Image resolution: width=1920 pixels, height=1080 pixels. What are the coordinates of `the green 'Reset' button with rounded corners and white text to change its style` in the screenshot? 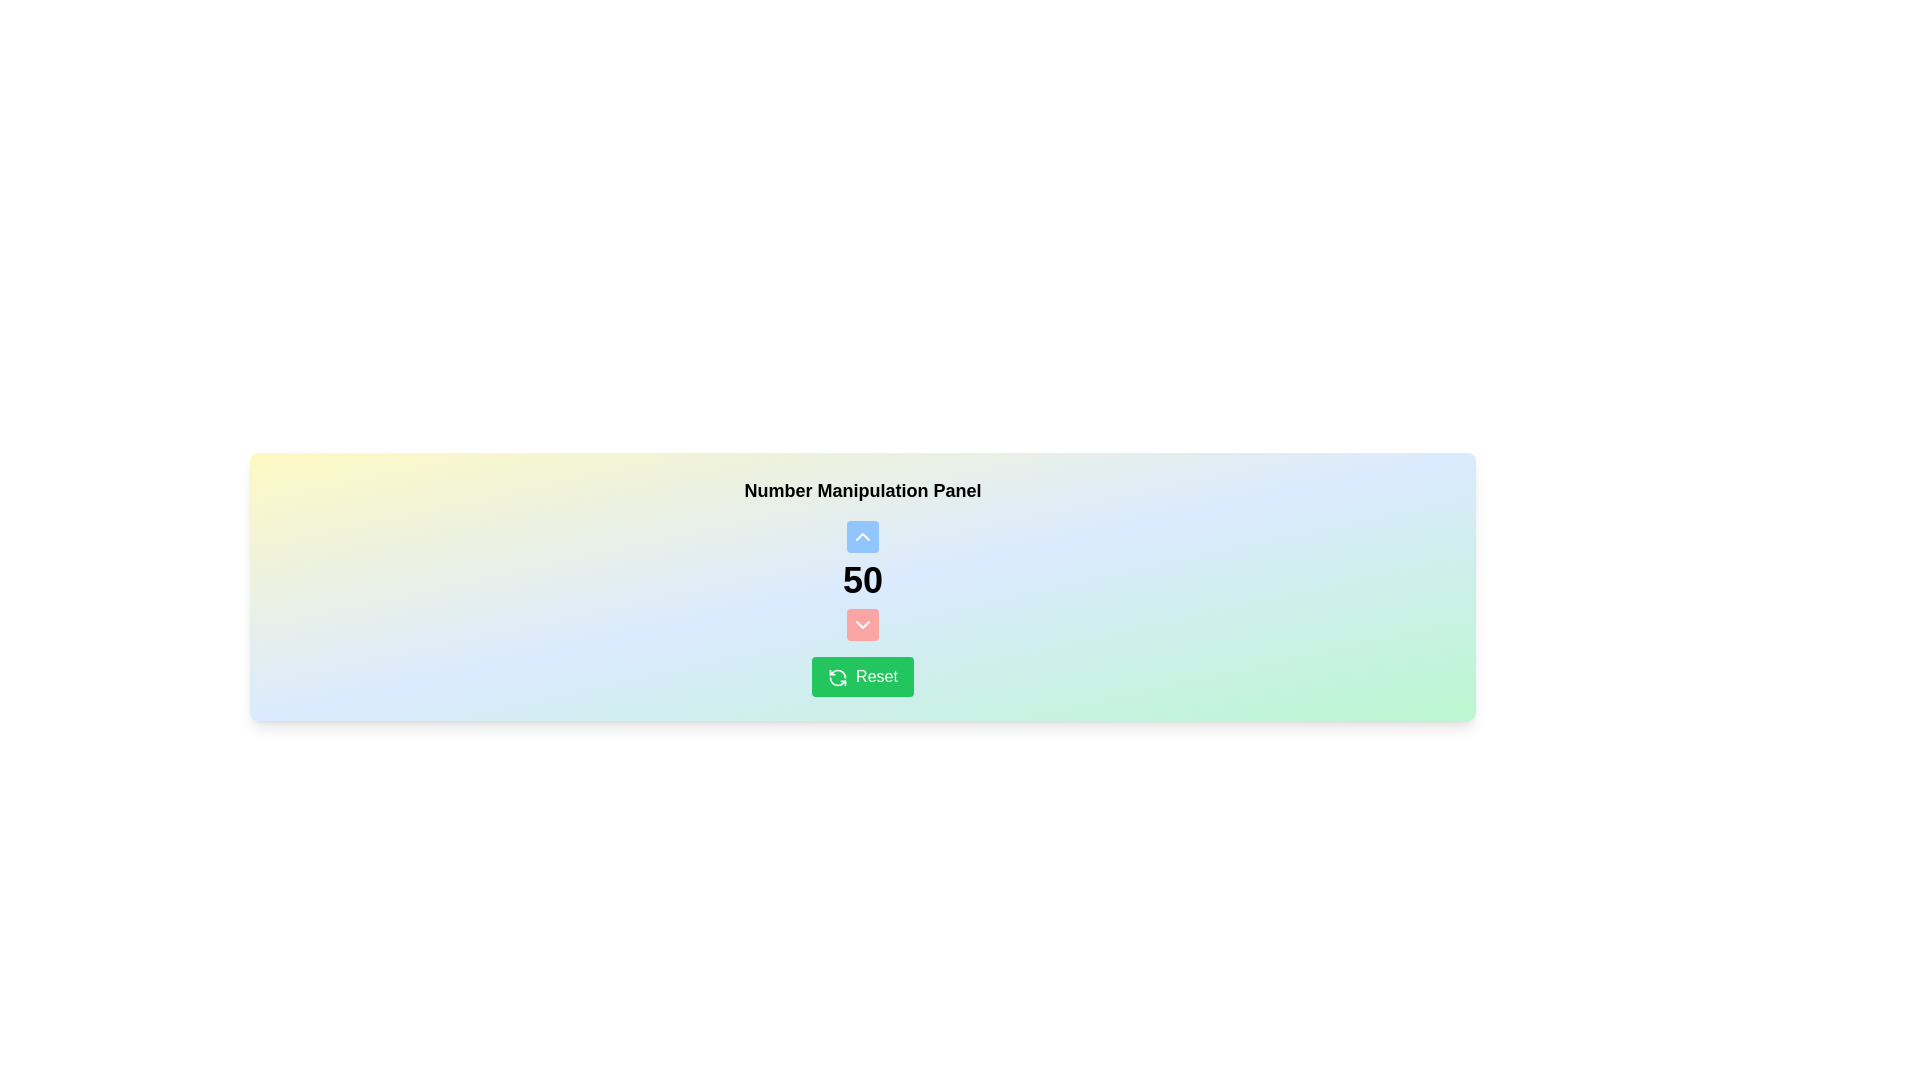 It's located at (863, 676).